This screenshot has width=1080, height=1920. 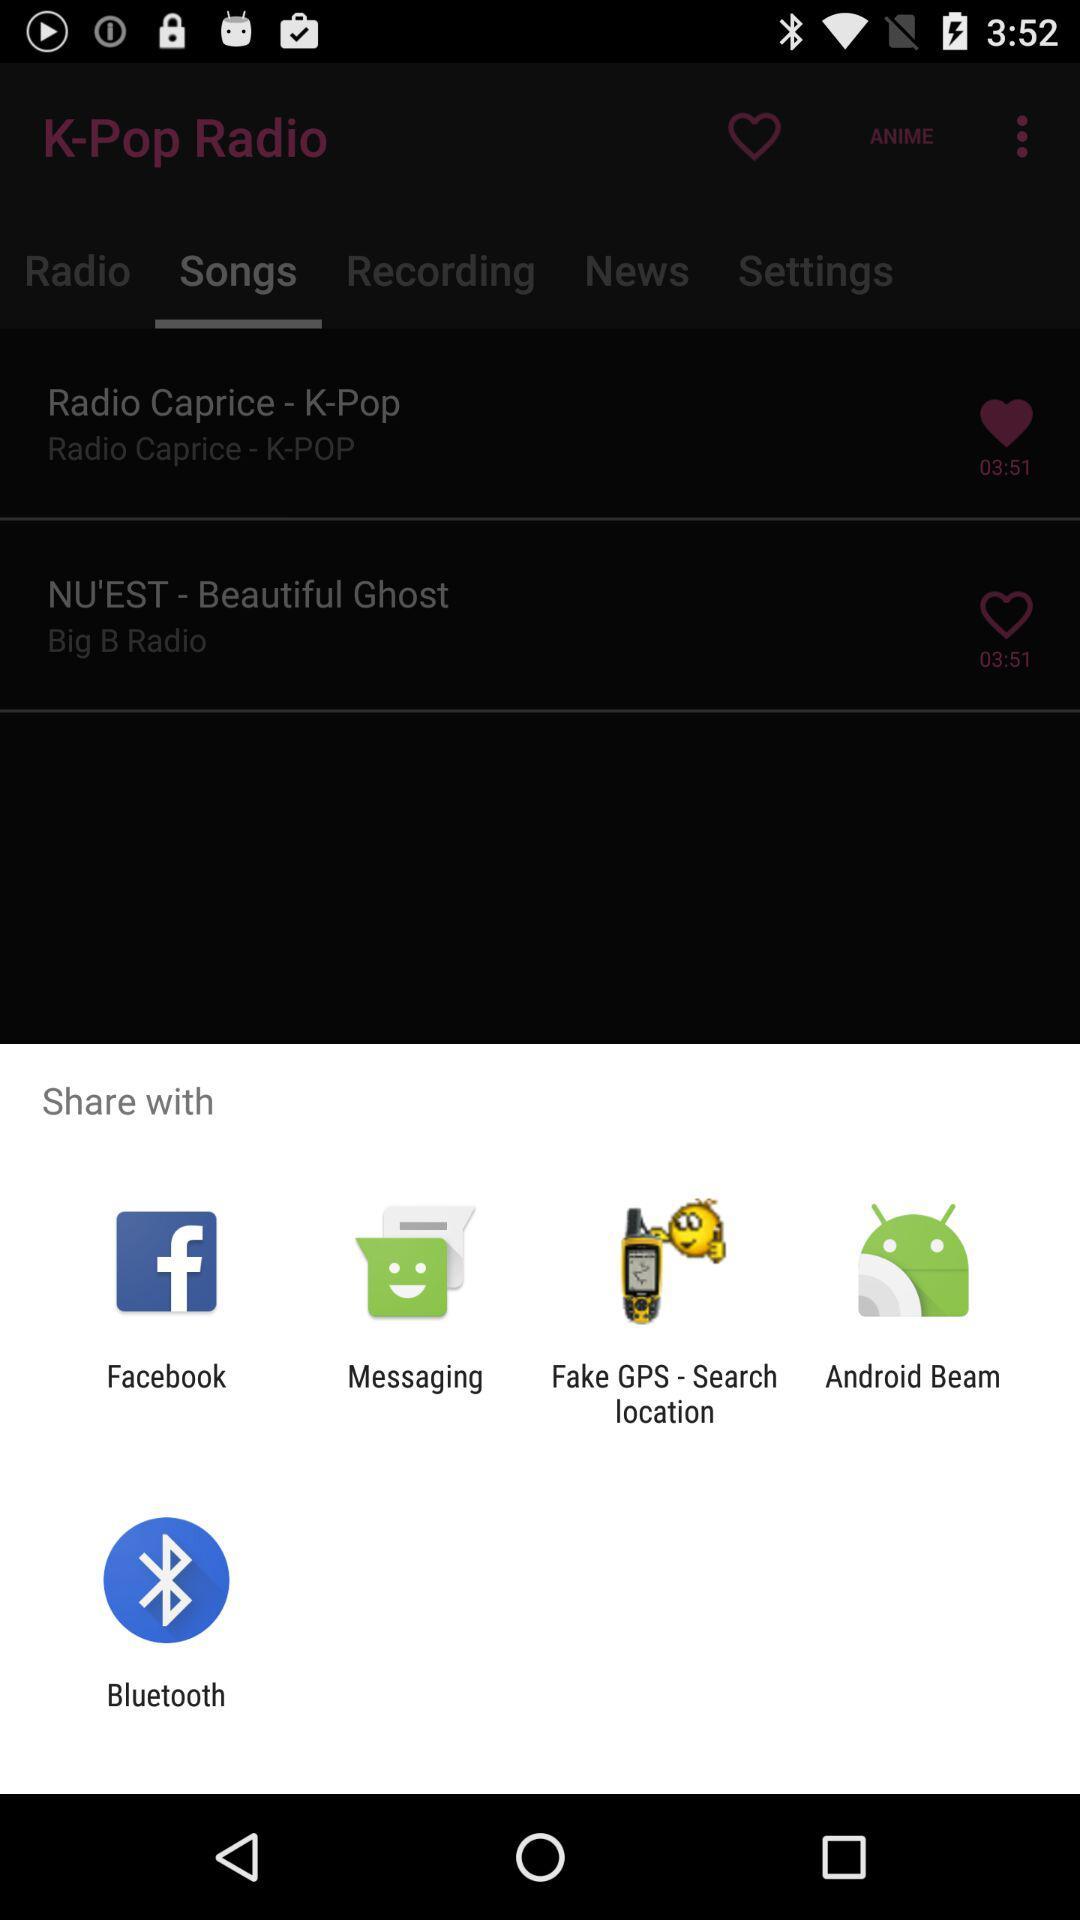 What do you see at coordinates (414, 1392) in the screenshot?
I see `the item to the right of facebook icon` at bounding box center [414, 1392].